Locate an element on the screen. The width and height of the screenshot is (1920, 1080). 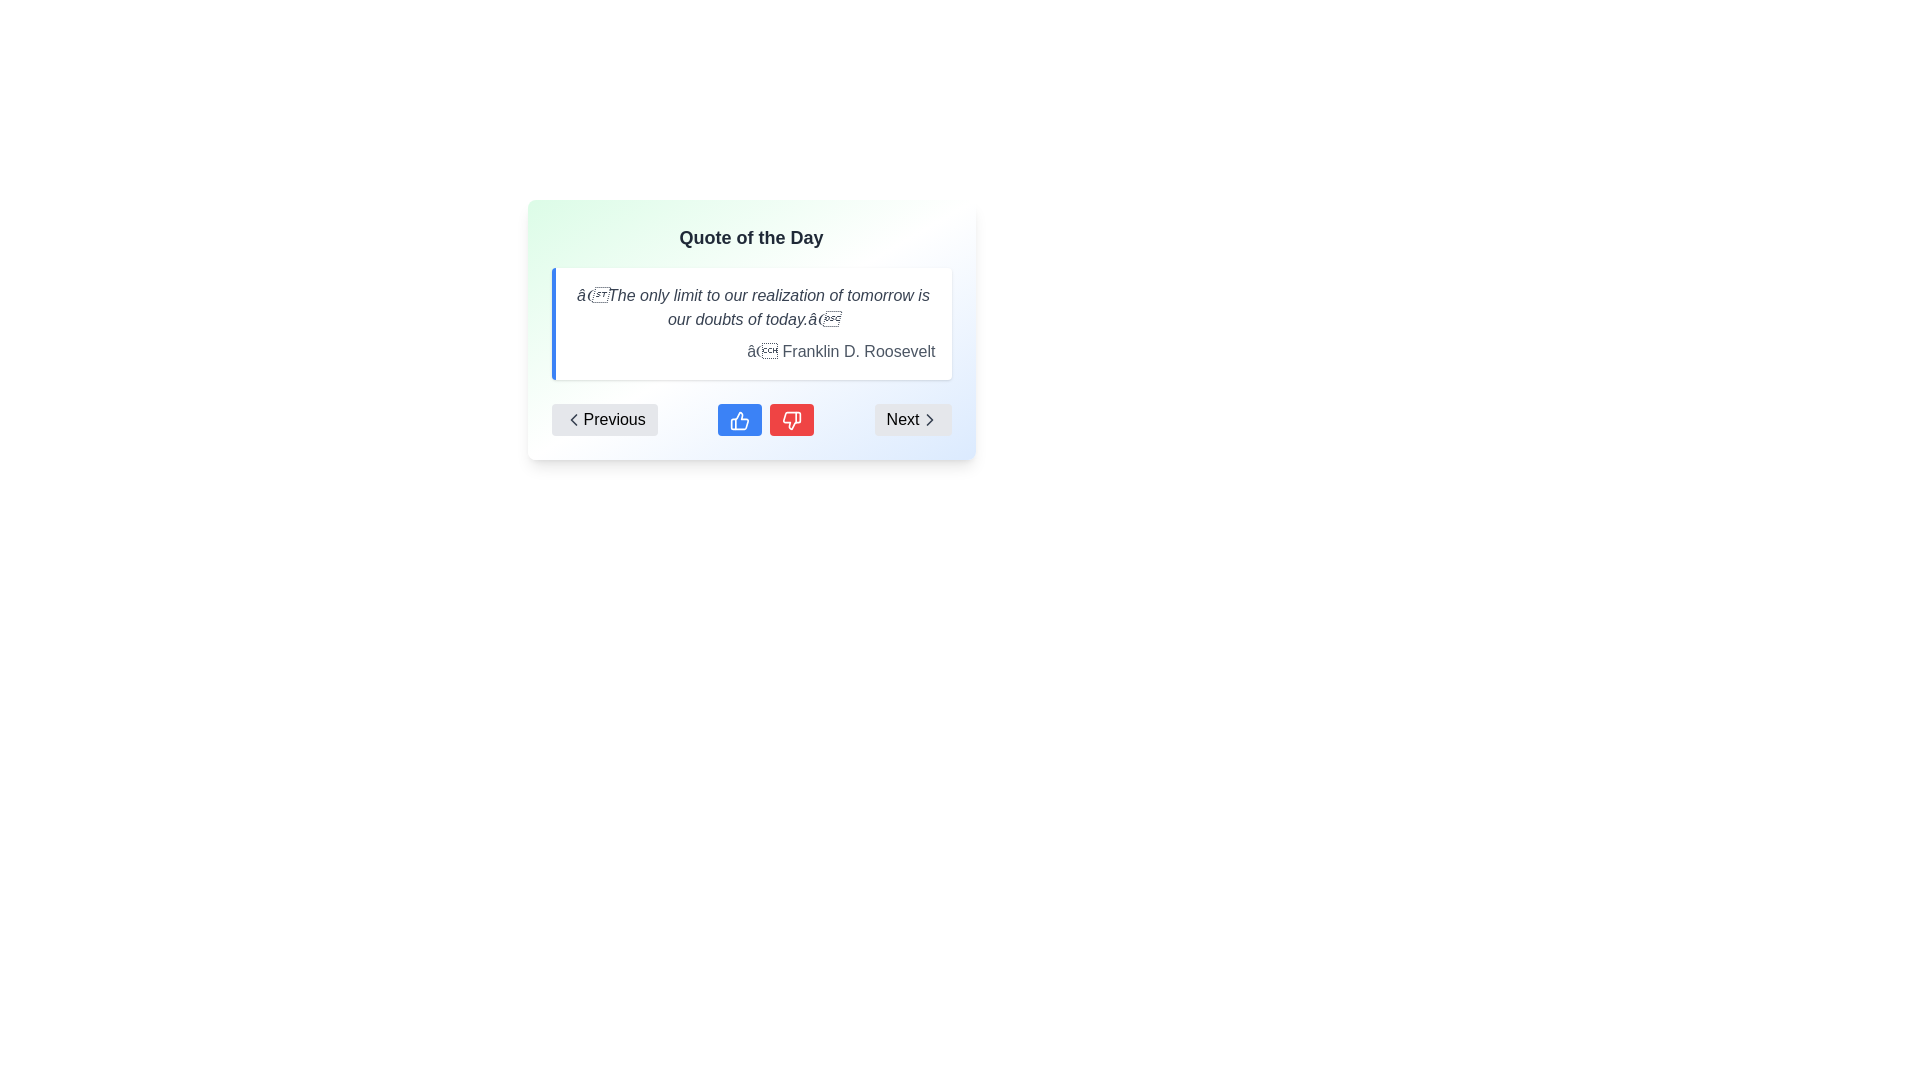
the thumbs-up button located centrally below the quote section to upvote is located at coordinates (765, 419).